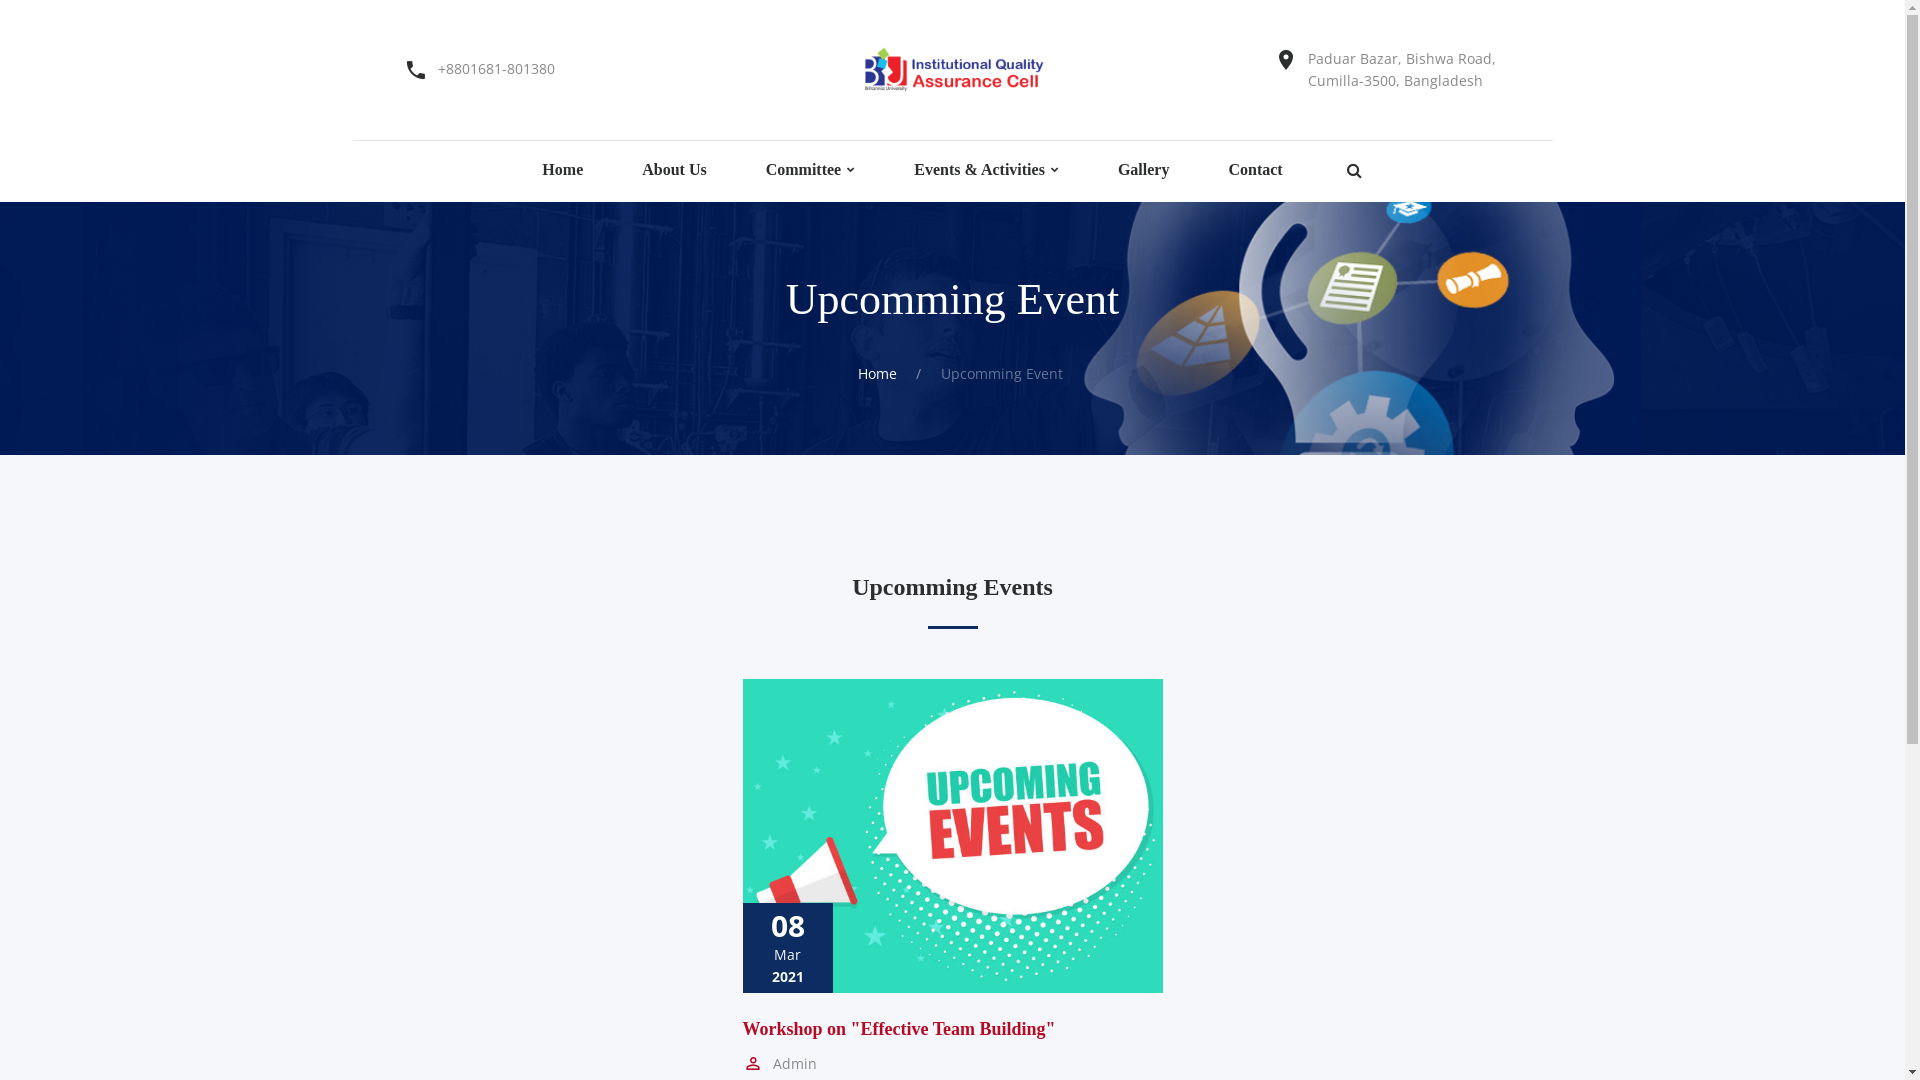 The width and height of the screenshot is (1920, 1080). What do you see at coordinates (804, 168) in the screenshot?
I see `'Committee'` at bounding box center [804, 168].